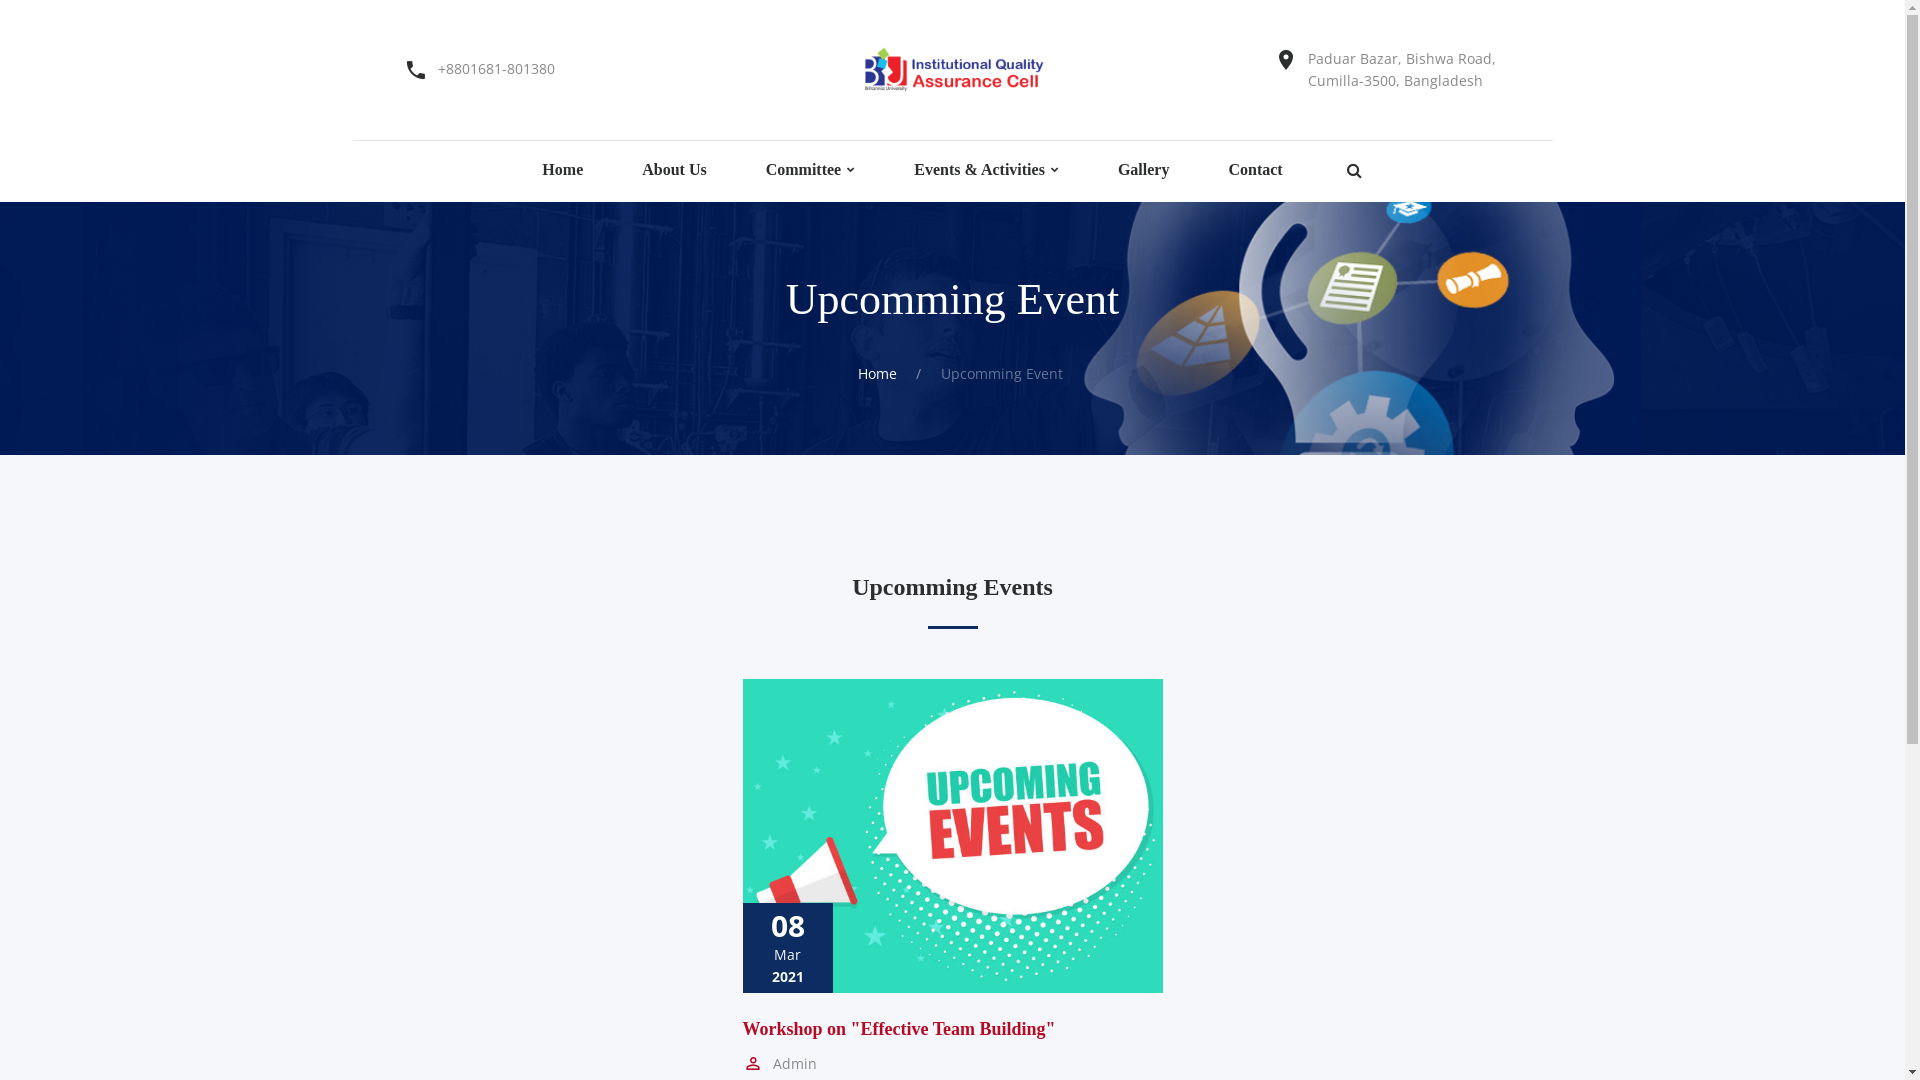 The width and height of the screenshot is (1920, 1080). What do you see at coordinates (804, 168) in the screenshot?
I see `'Committee'` at bounding box center [804, 168].